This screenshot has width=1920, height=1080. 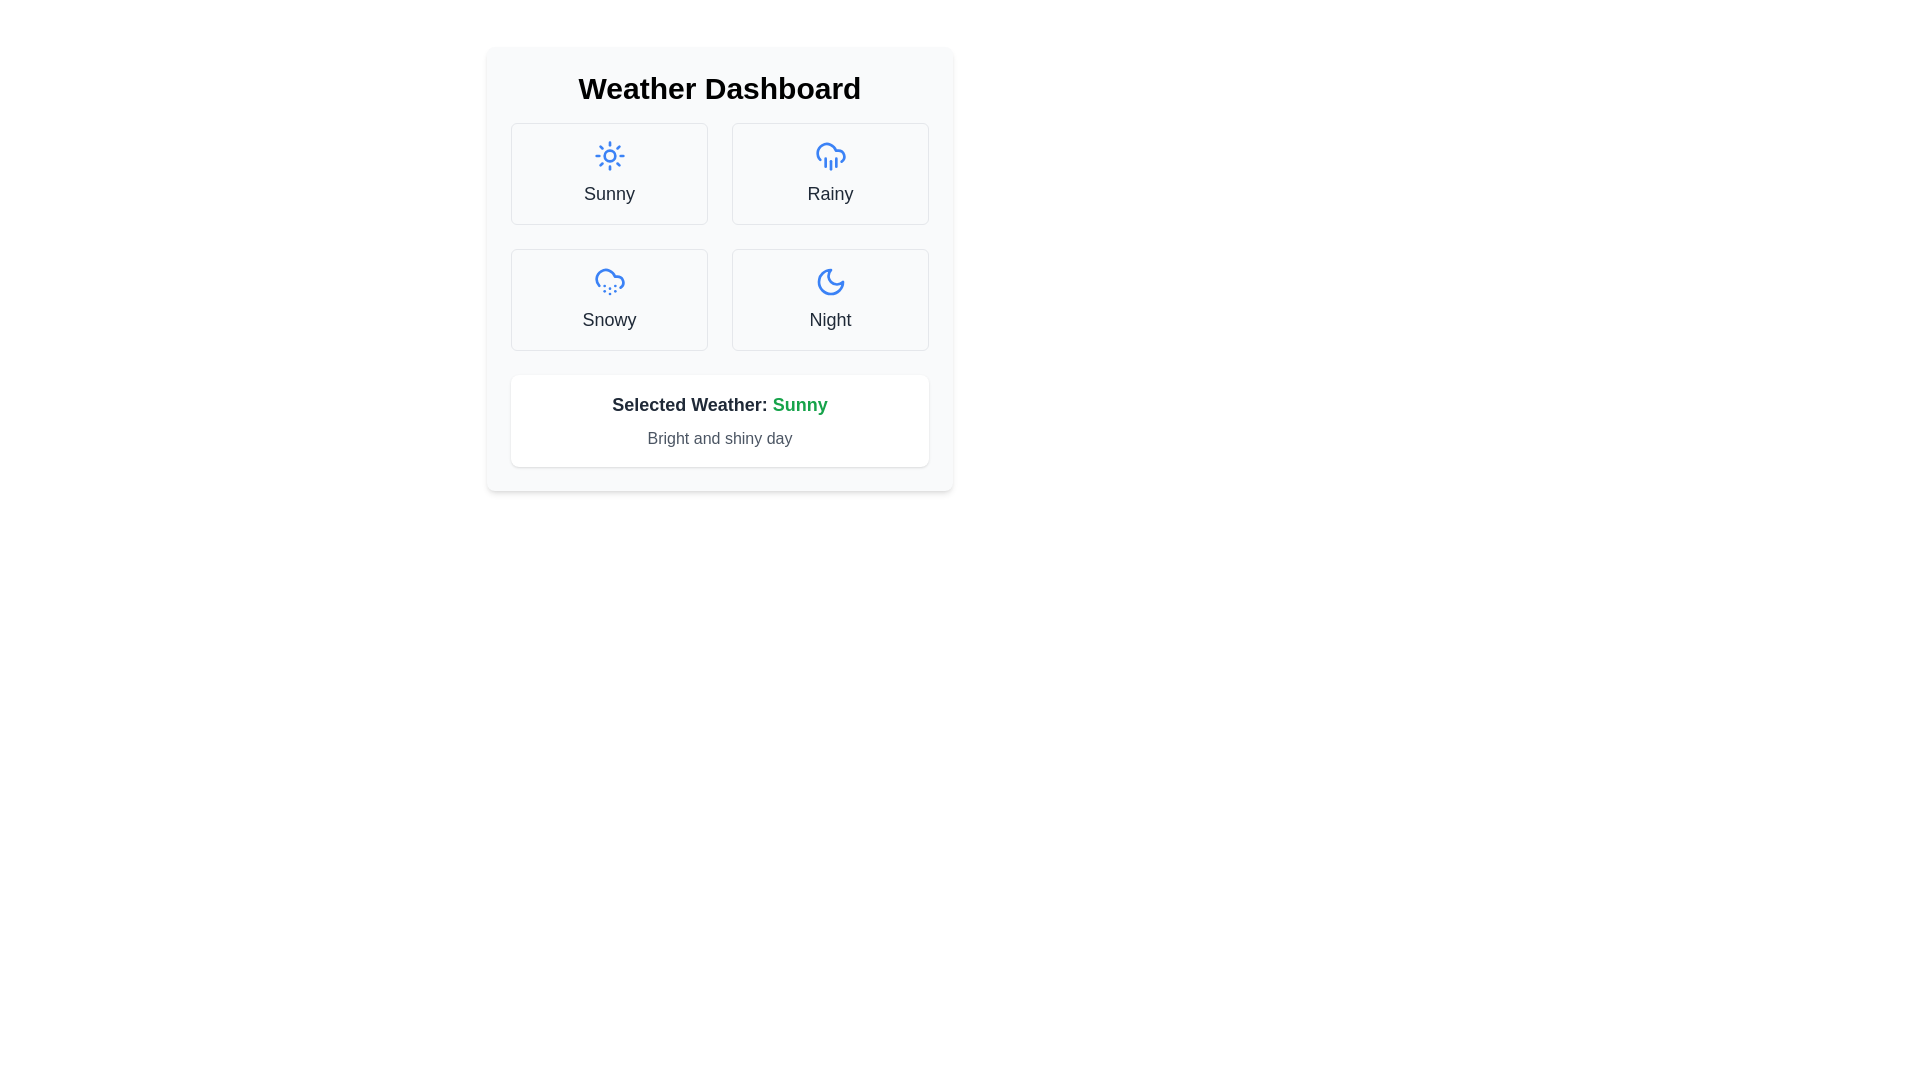 I want to click on the 'Night' weather condition button, which features a moon icon above the text 'Night', located in the fourth position of a 2x2 grid in the Weather Dashboard, so click(x=830, y=300).